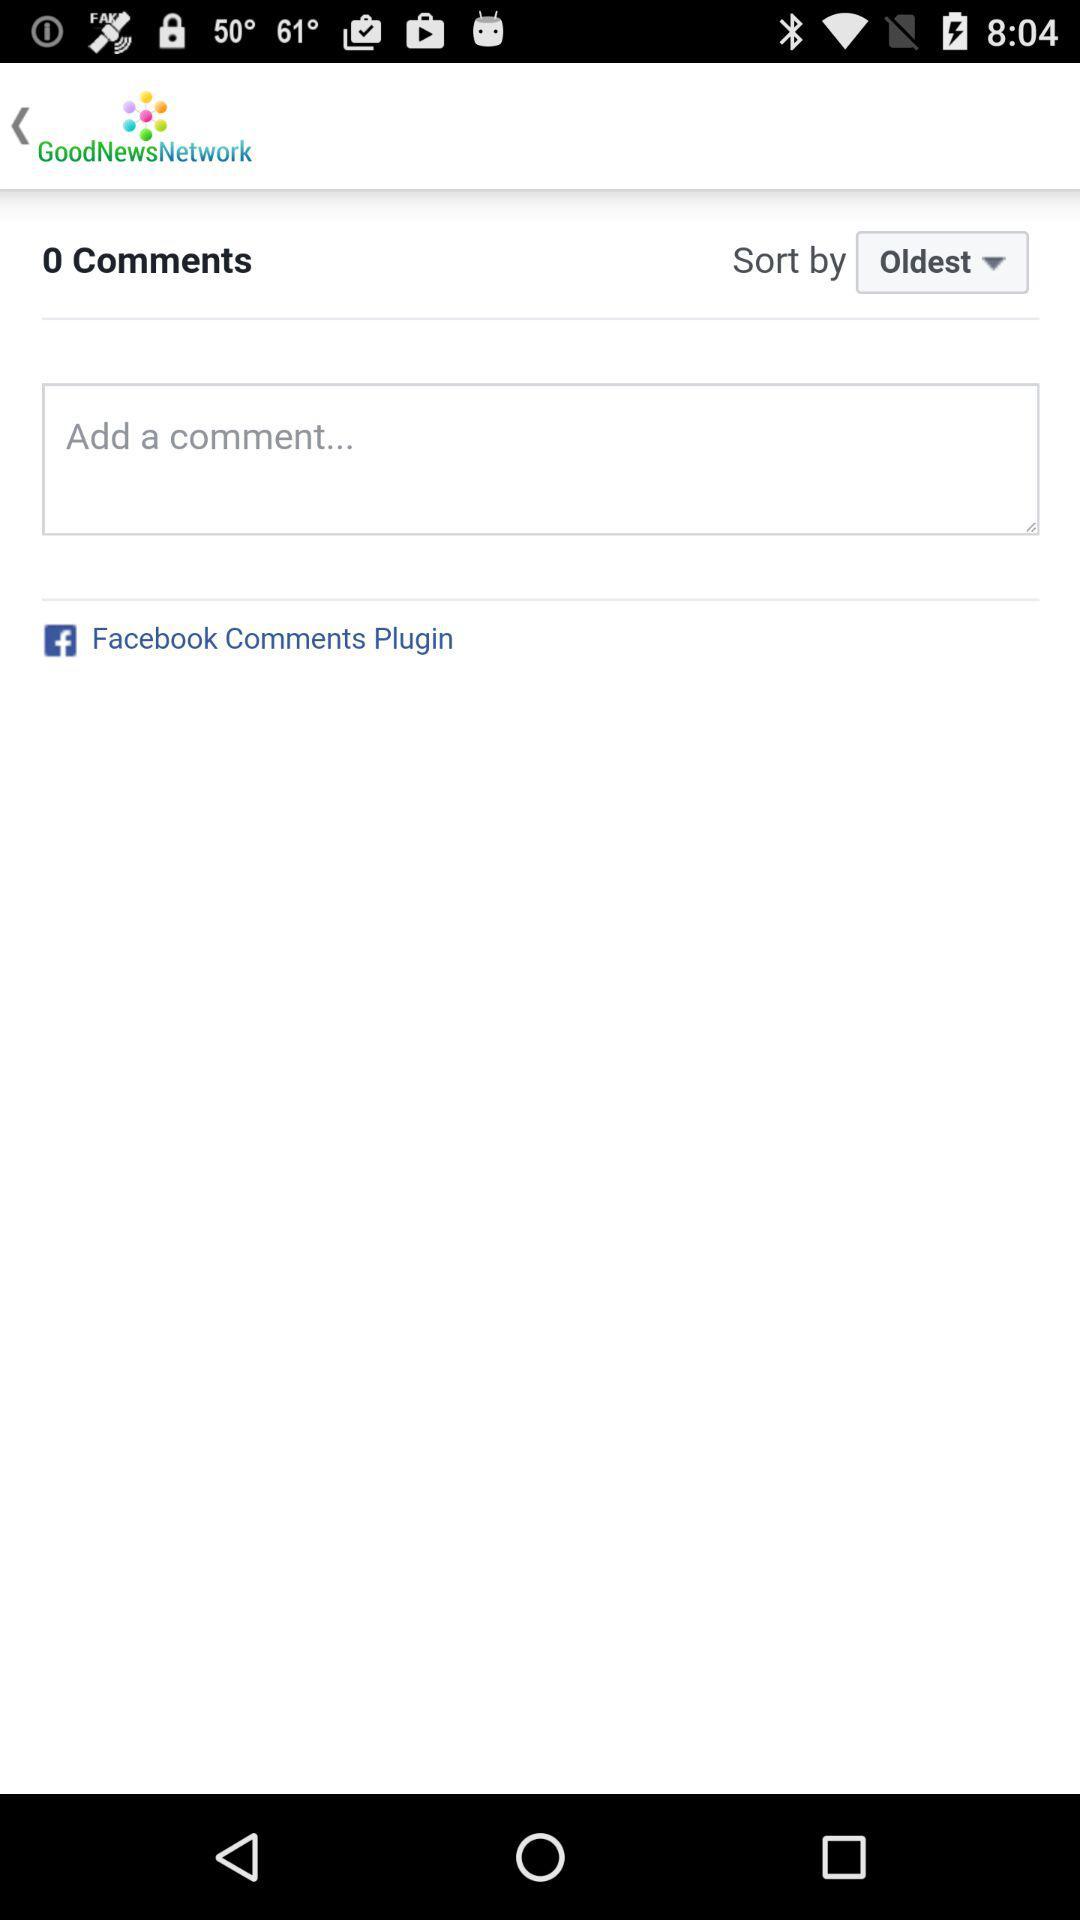  What do you see at coordinates (540, 991) in the screenshot?
I see `descrtiption` at bounding box center [540, 991].